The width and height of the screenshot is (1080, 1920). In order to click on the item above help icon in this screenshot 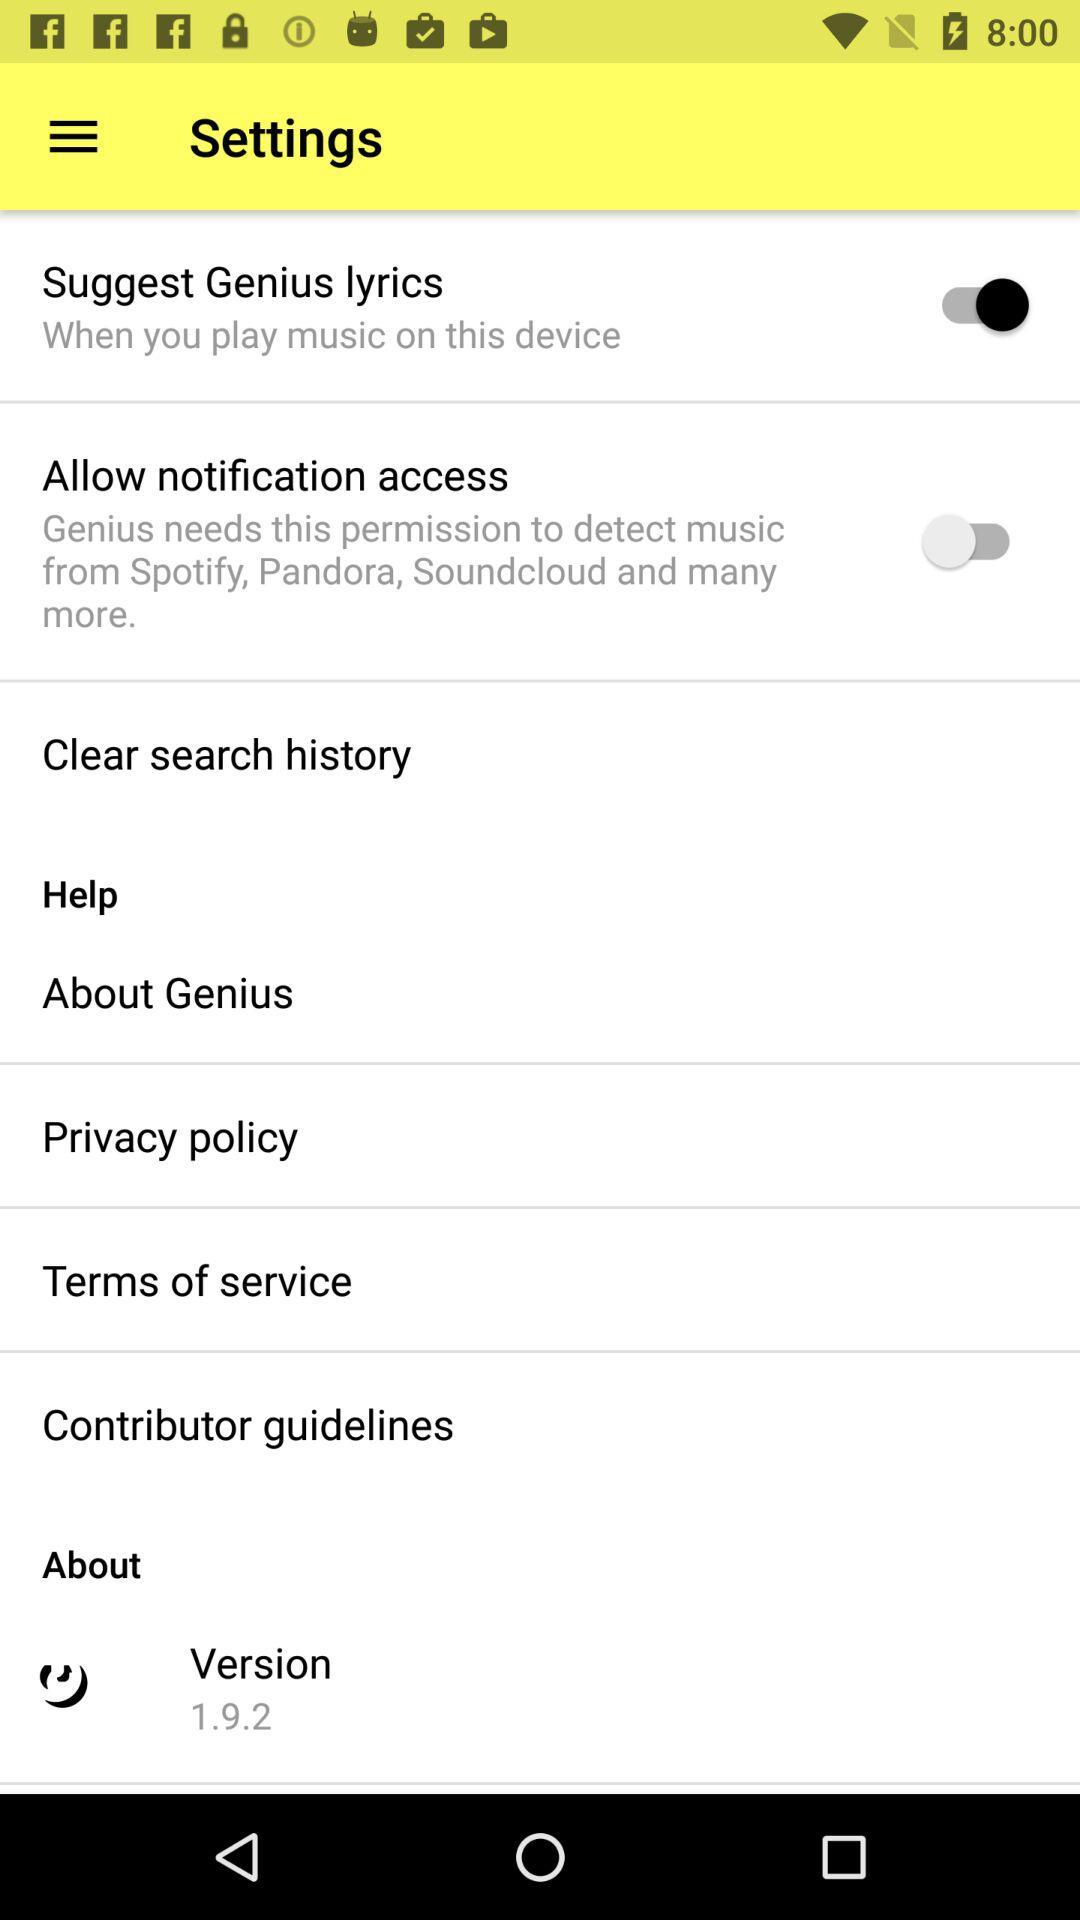, I will do `click(225, 752)`.